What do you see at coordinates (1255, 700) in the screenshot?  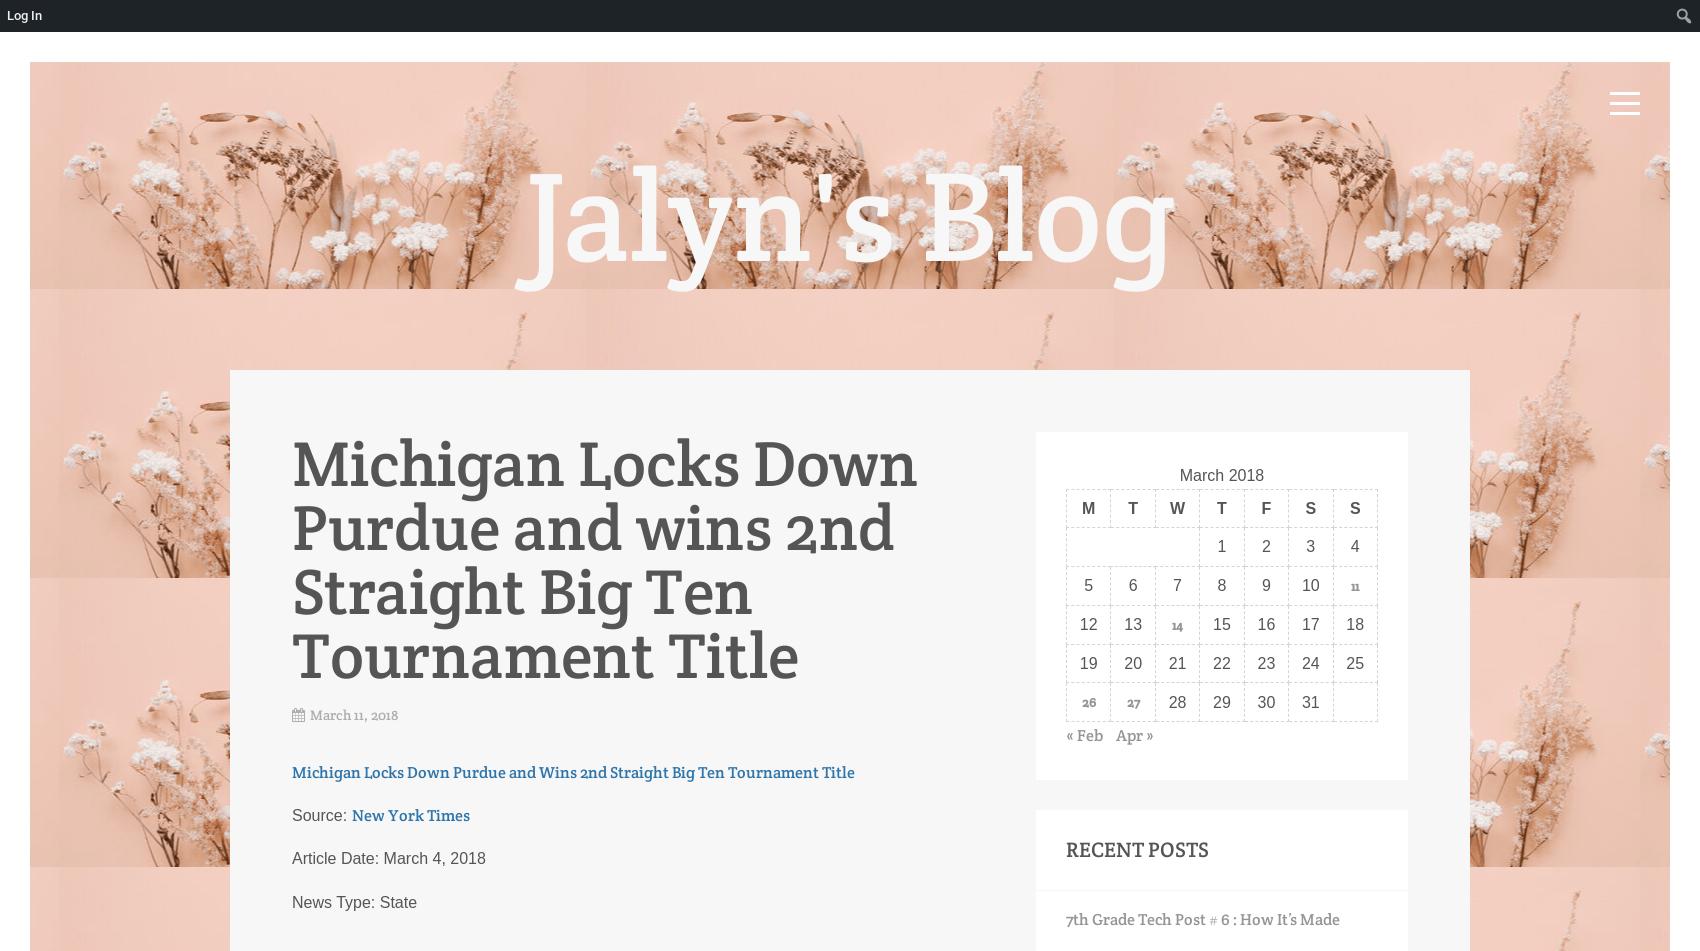 I see `'30'` at bounding box center [1255, 700].